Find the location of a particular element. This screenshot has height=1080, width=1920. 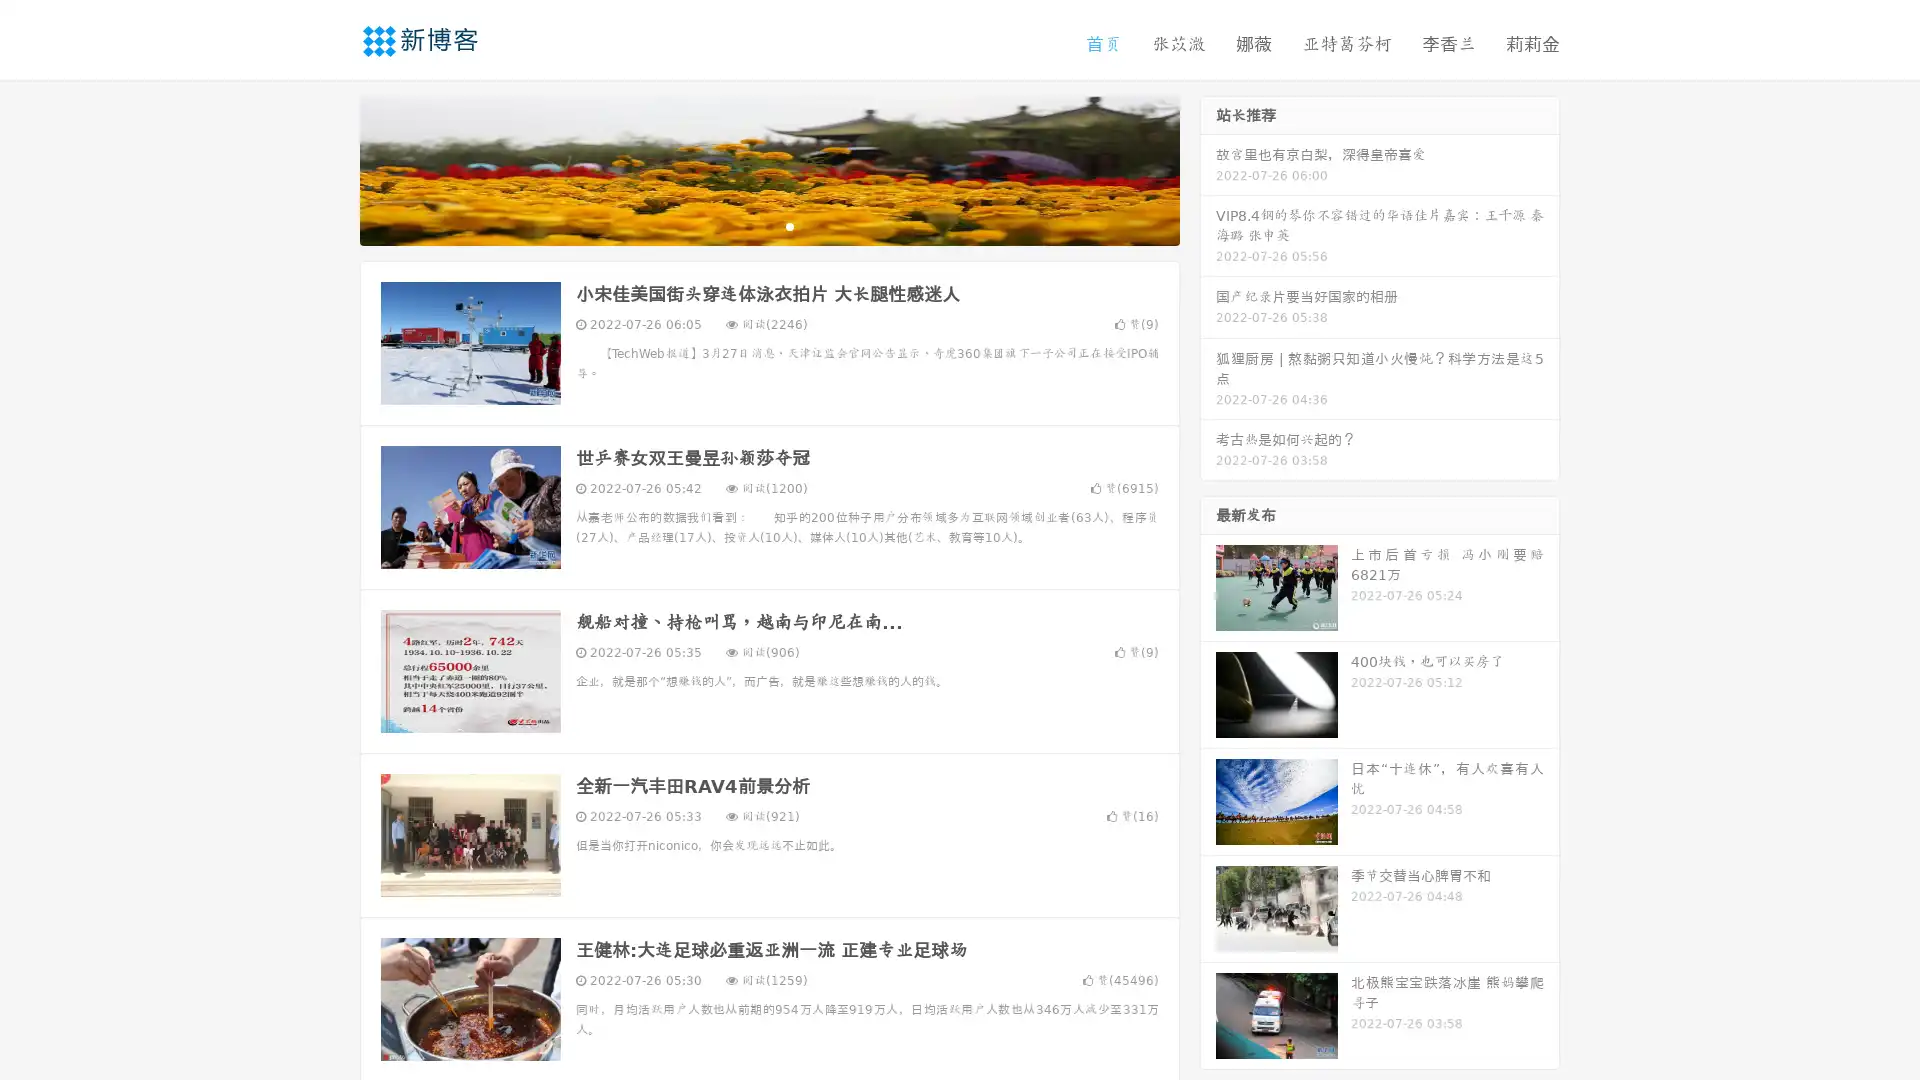

Next slide is located at coordinates (1208, 168).